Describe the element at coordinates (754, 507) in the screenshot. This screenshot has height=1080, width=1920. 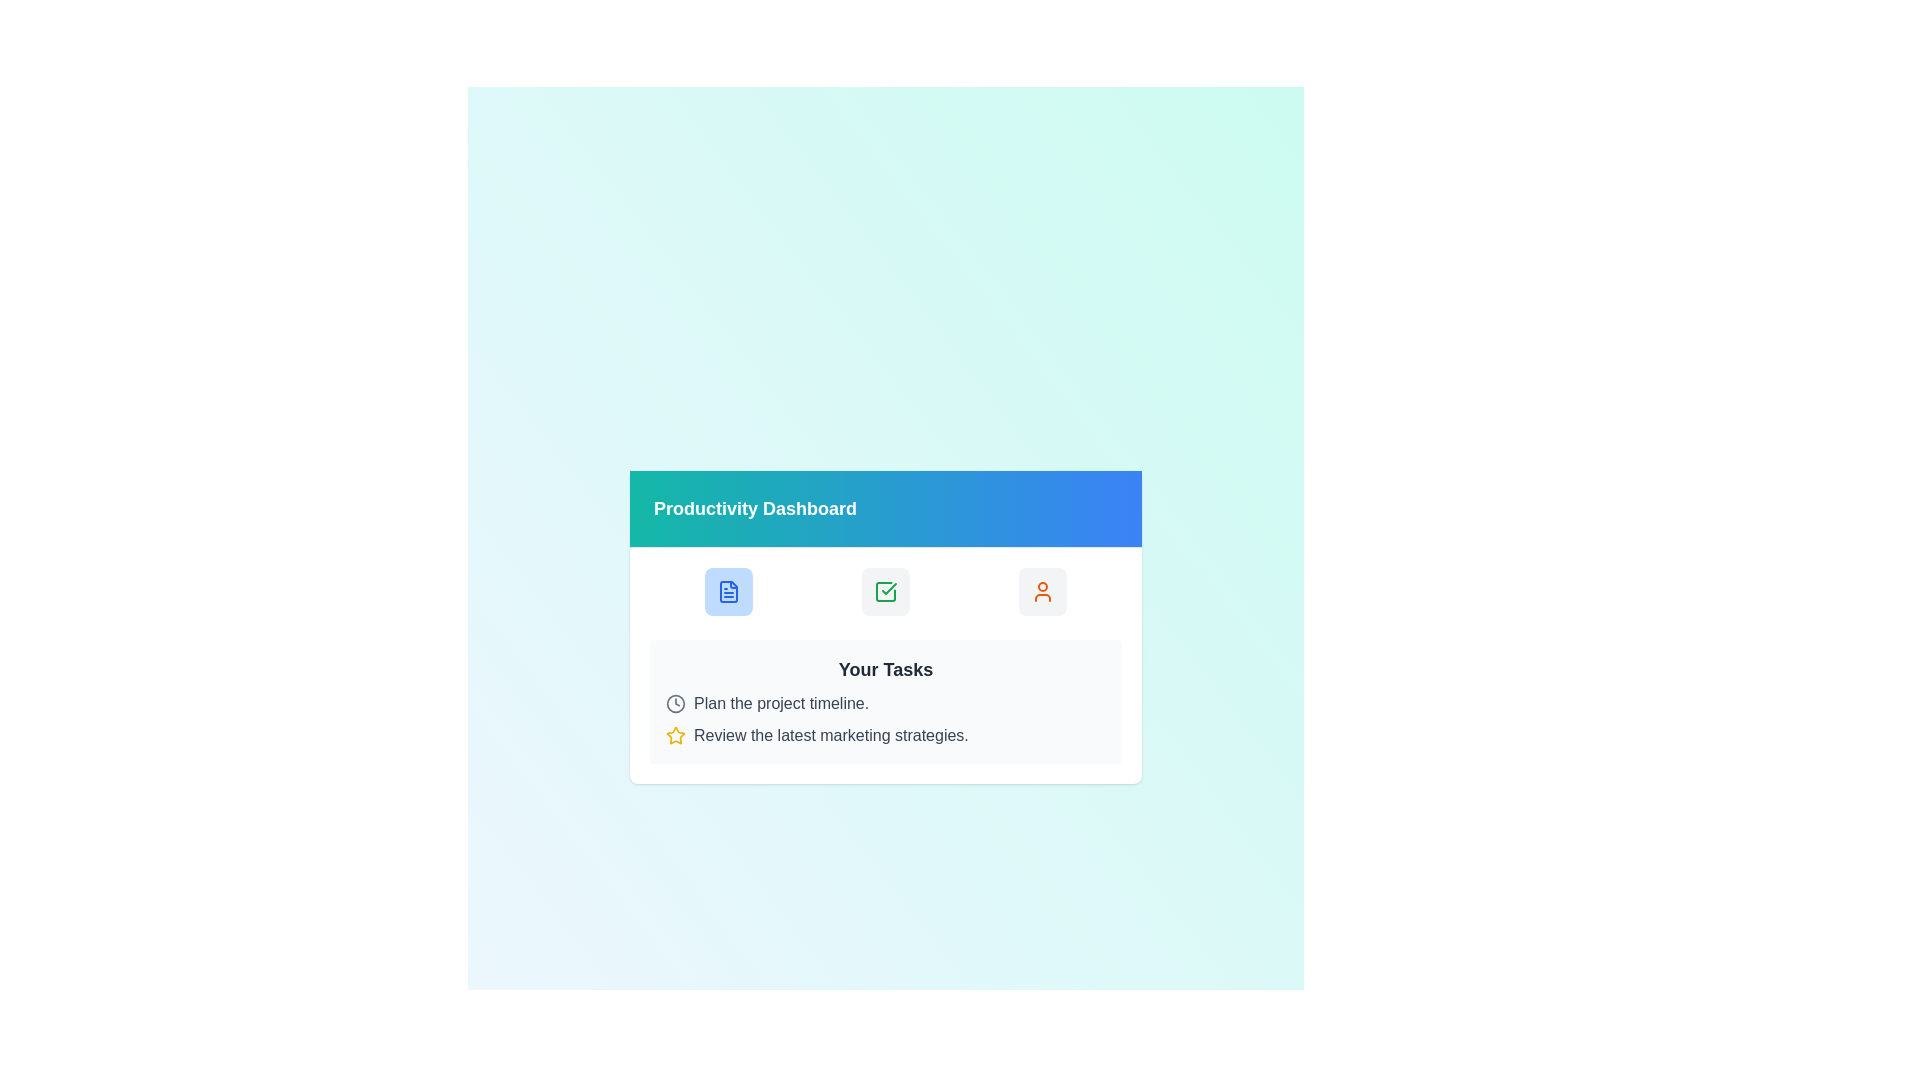
I see `the main title Text Label located at the center of the top region of the main header component, which provides context for the page or application` at that location.